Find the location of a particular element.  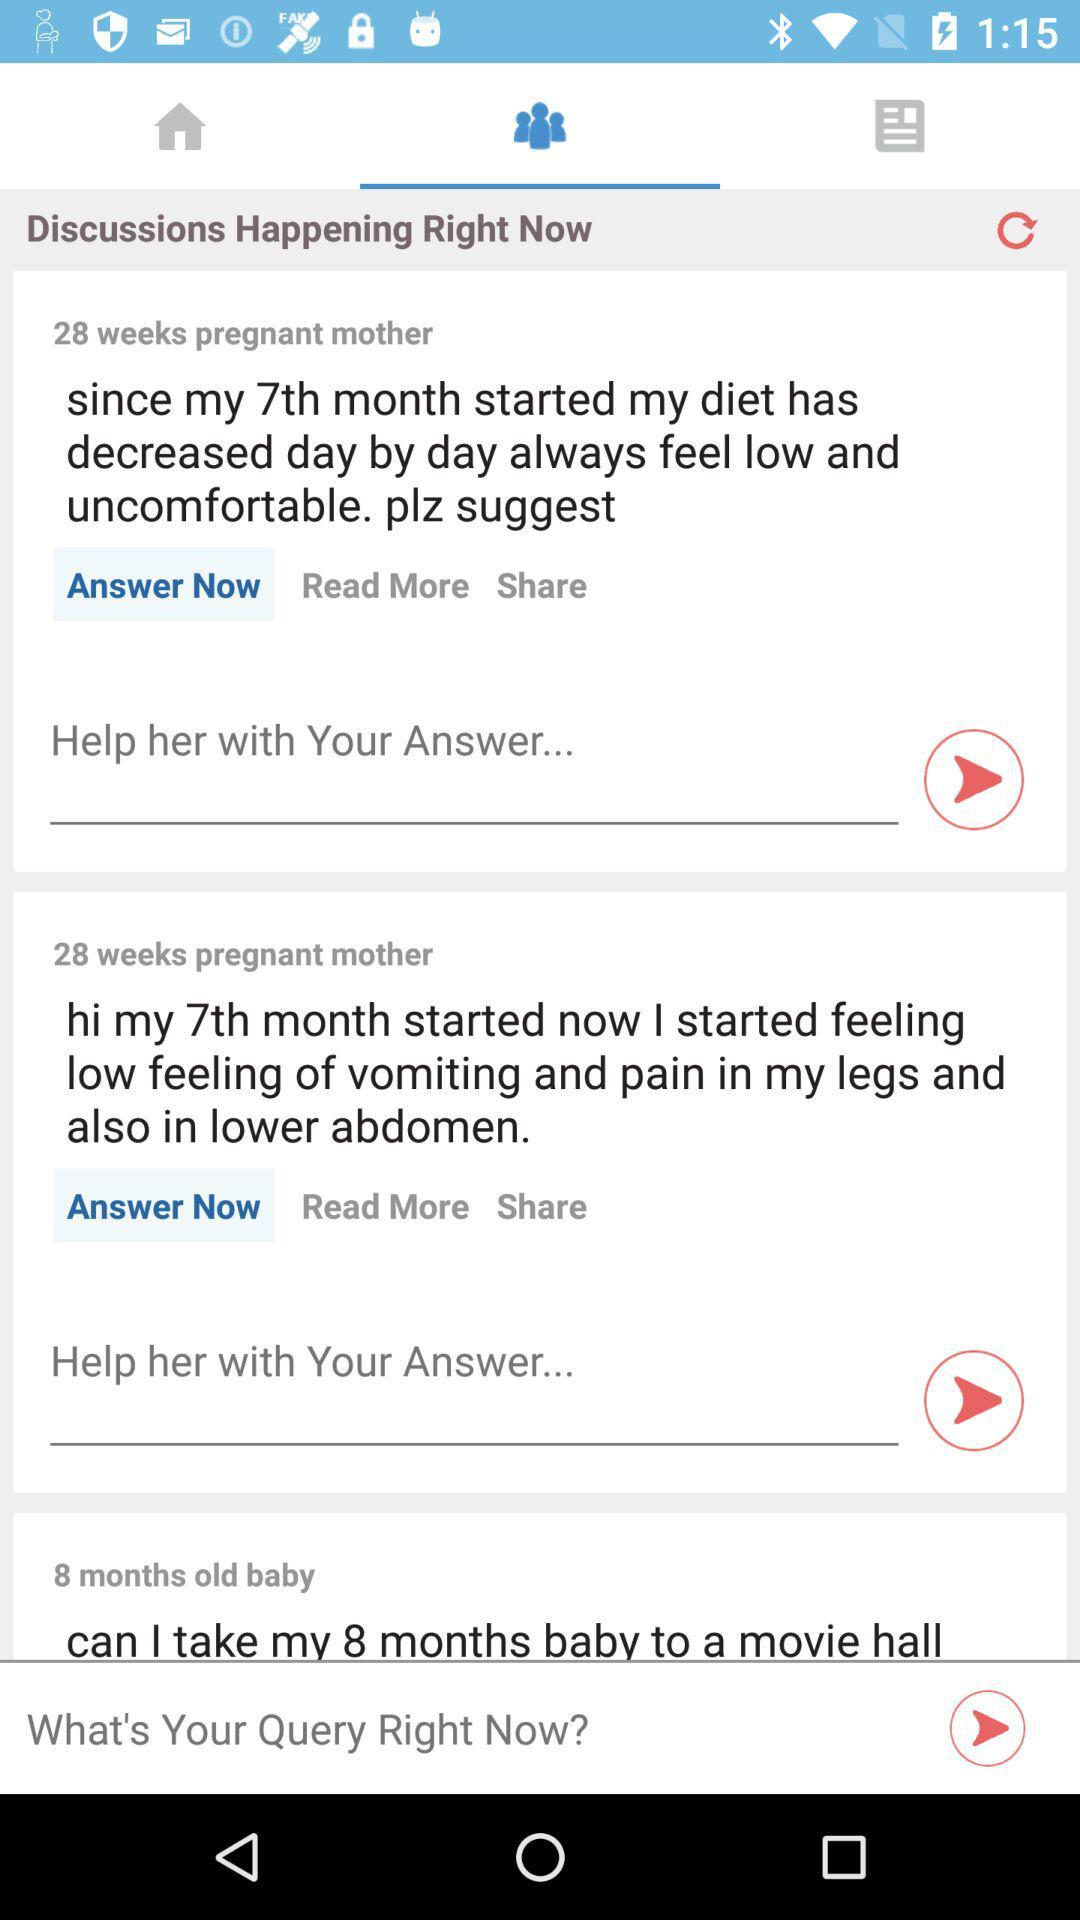

the item next to the 28 weeks pregnant item is located at coordinates (743, 930).